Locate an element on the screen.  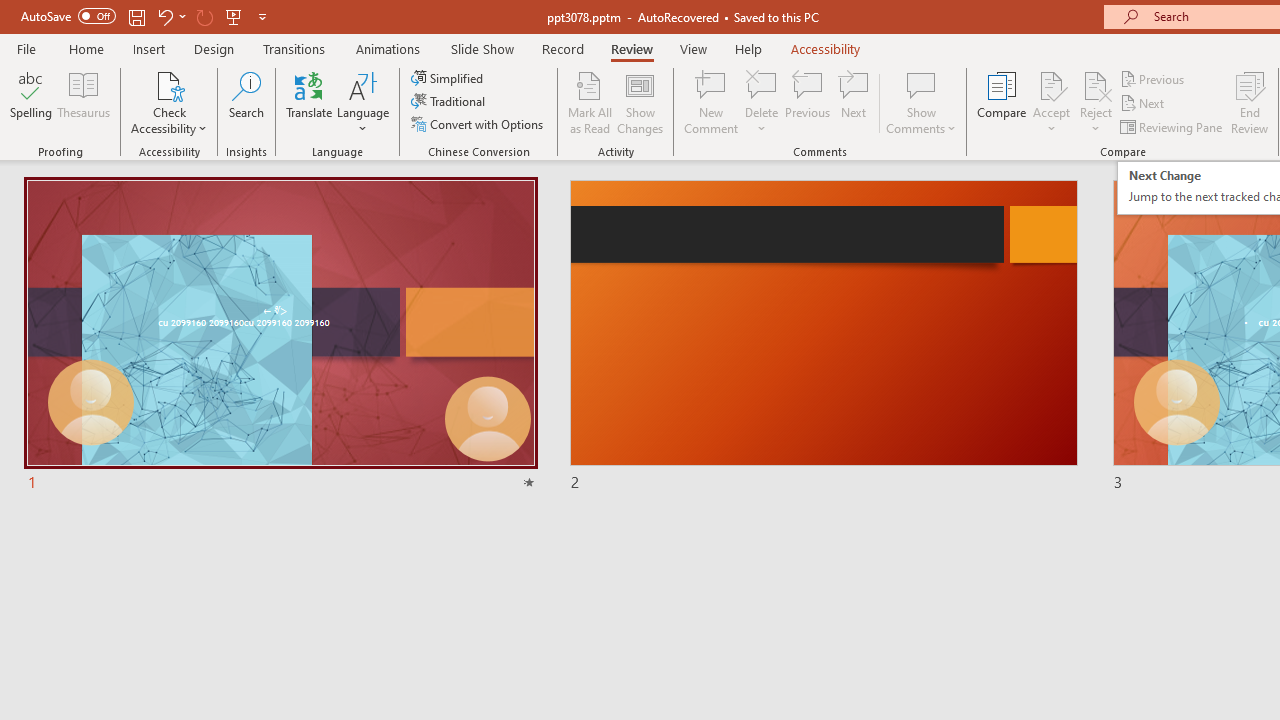
'Next' is located at coordinates (1144, 103).